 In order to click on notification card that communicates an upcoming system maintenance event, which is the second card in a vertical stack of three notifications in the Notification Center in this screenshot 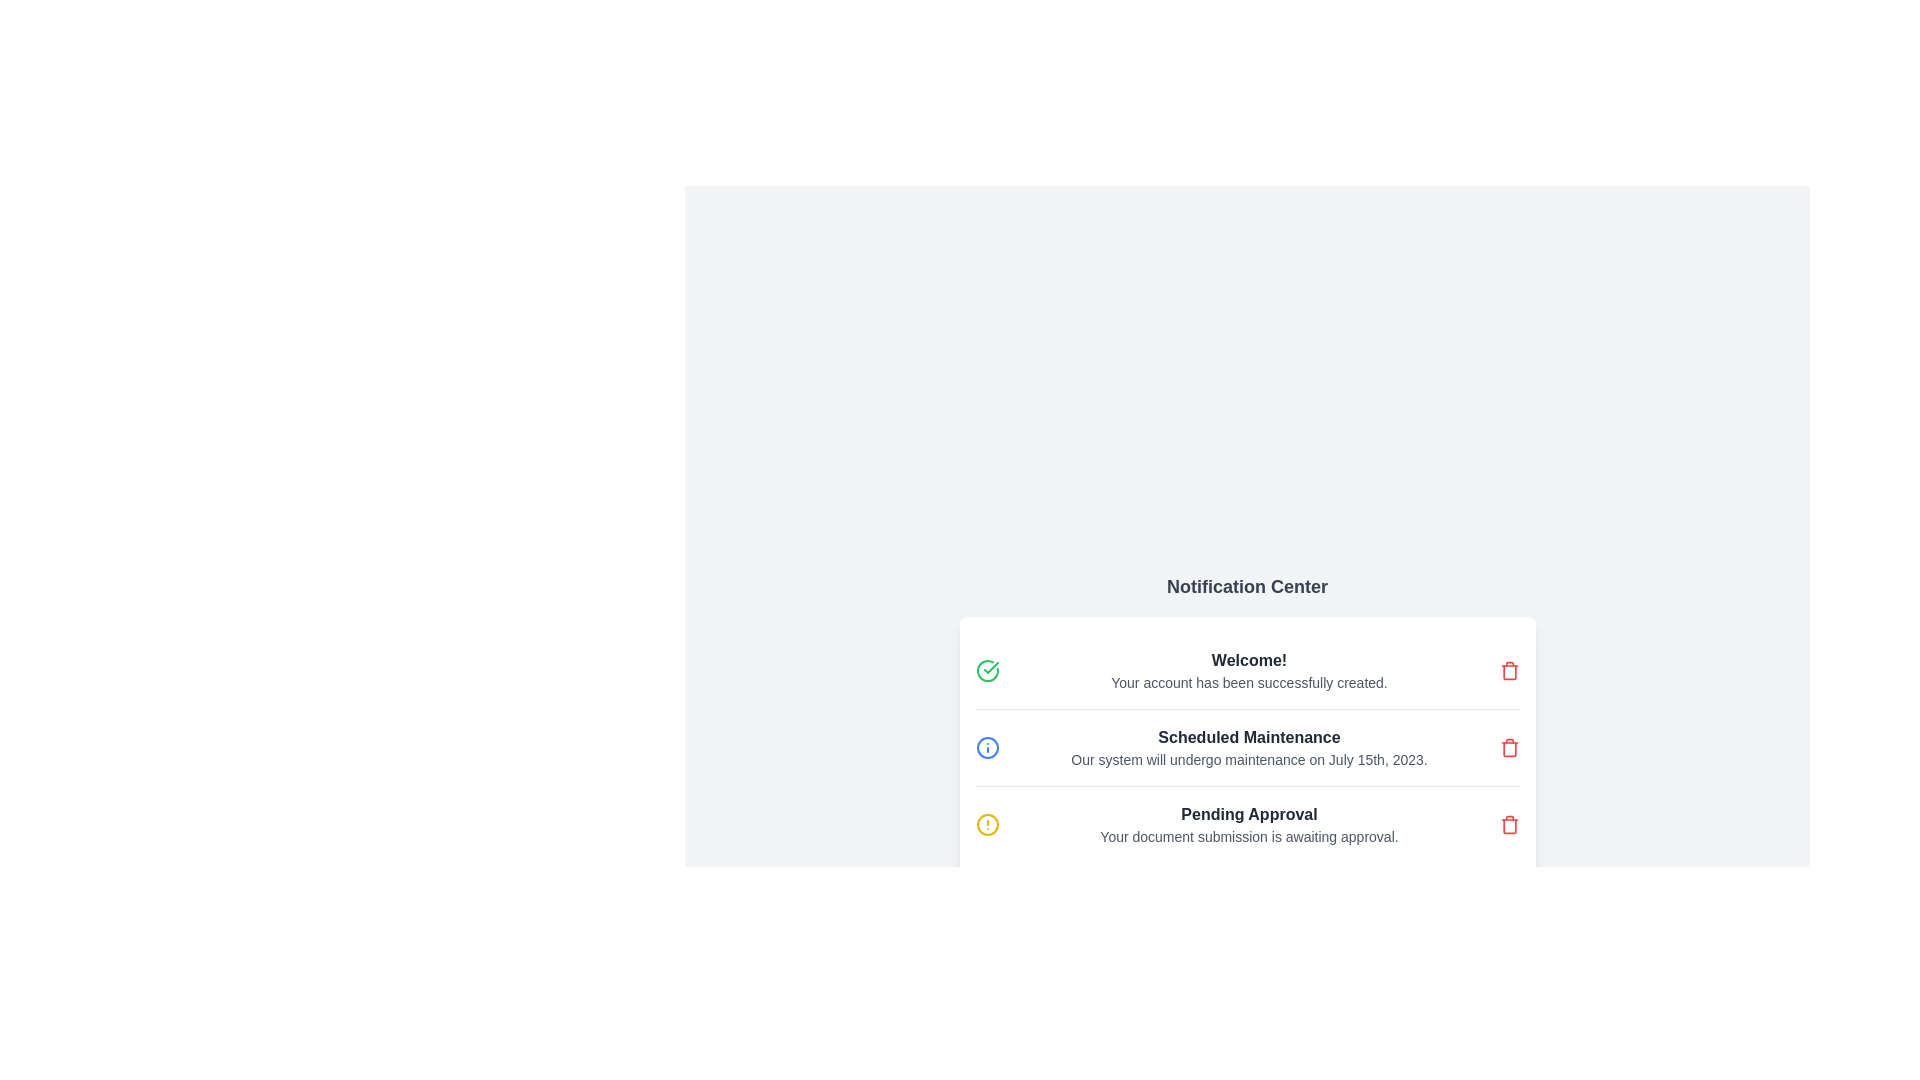, I will do `click(1246, 748)`.